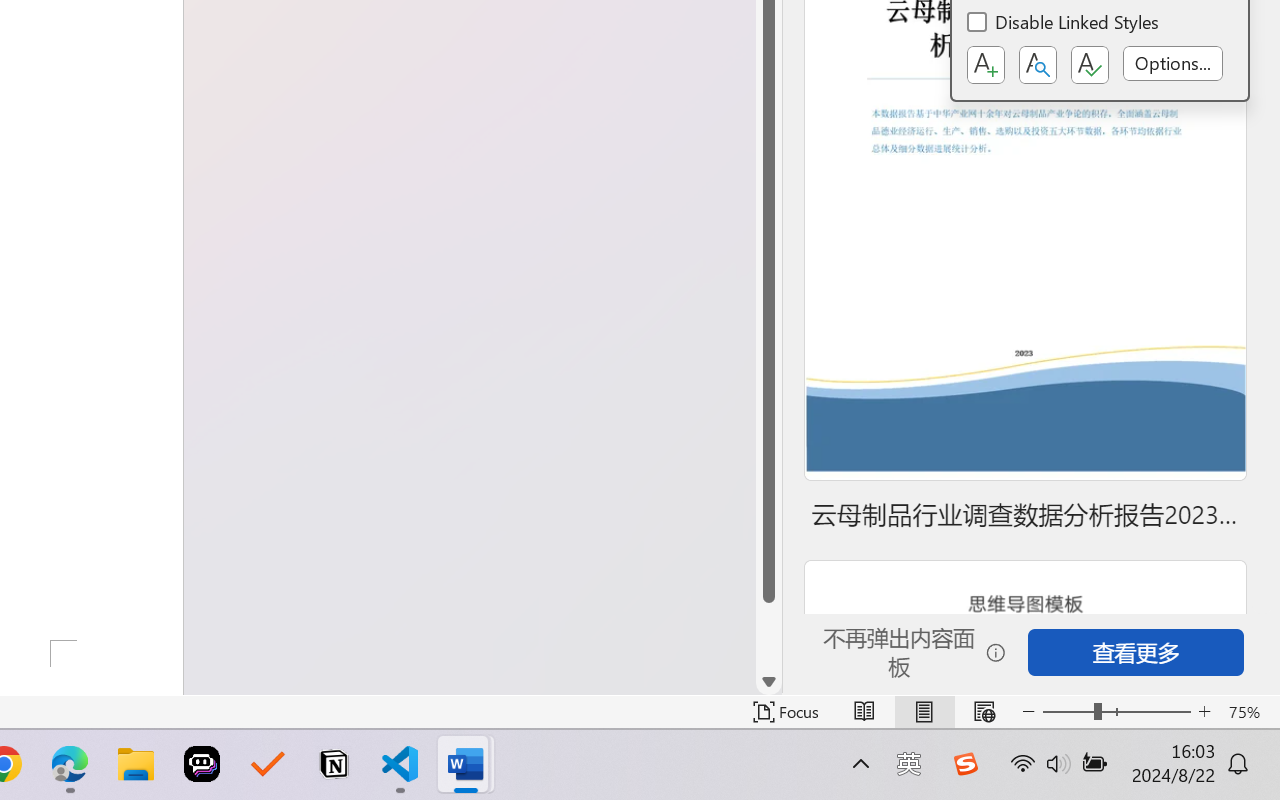 The height and width of the screenshot is (800, 1280). I want to click on 'Disable Linked Styles', so click(1063, 25).